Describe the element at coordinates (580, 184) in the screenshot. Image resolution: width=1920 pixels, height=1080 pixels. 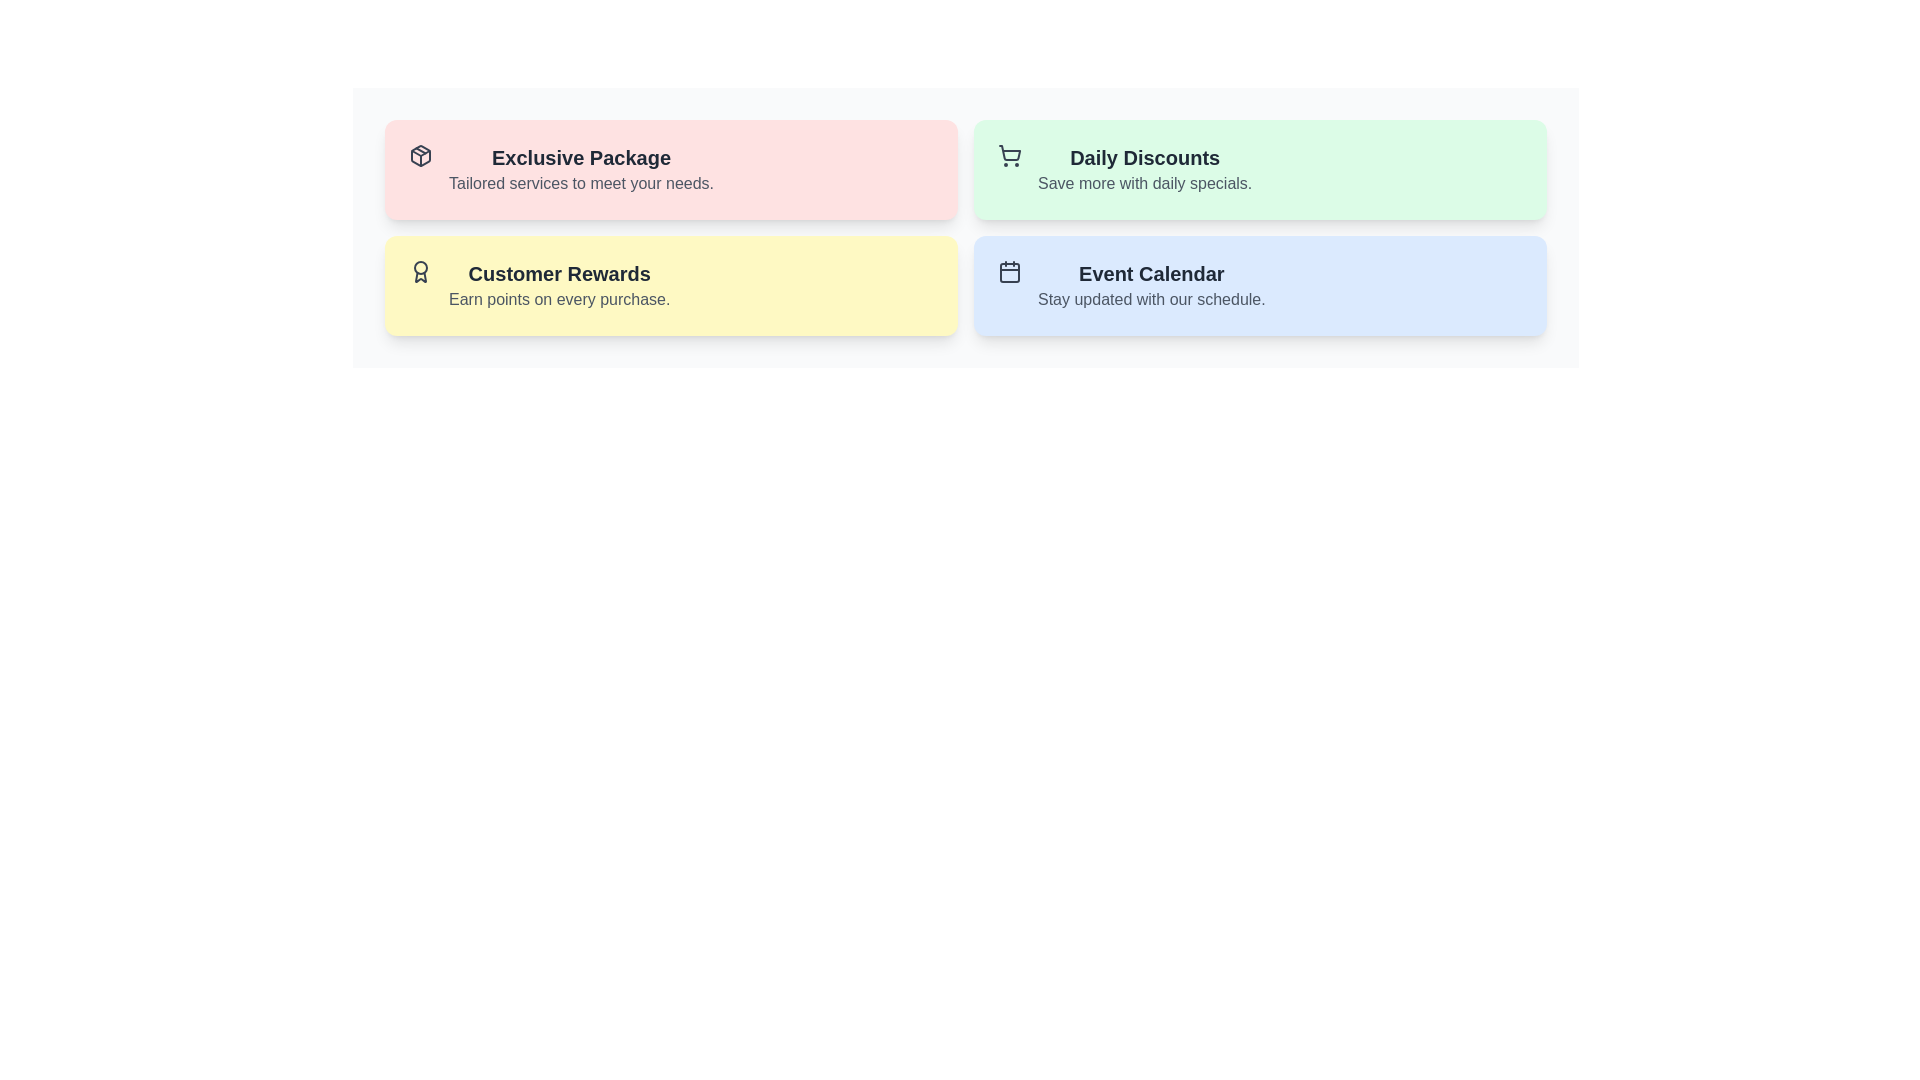
I see `the text label that says 'Tailored services to meet your needs.' which is located beneath the heading 'Exclusive Package' in a light pink section` at that location.